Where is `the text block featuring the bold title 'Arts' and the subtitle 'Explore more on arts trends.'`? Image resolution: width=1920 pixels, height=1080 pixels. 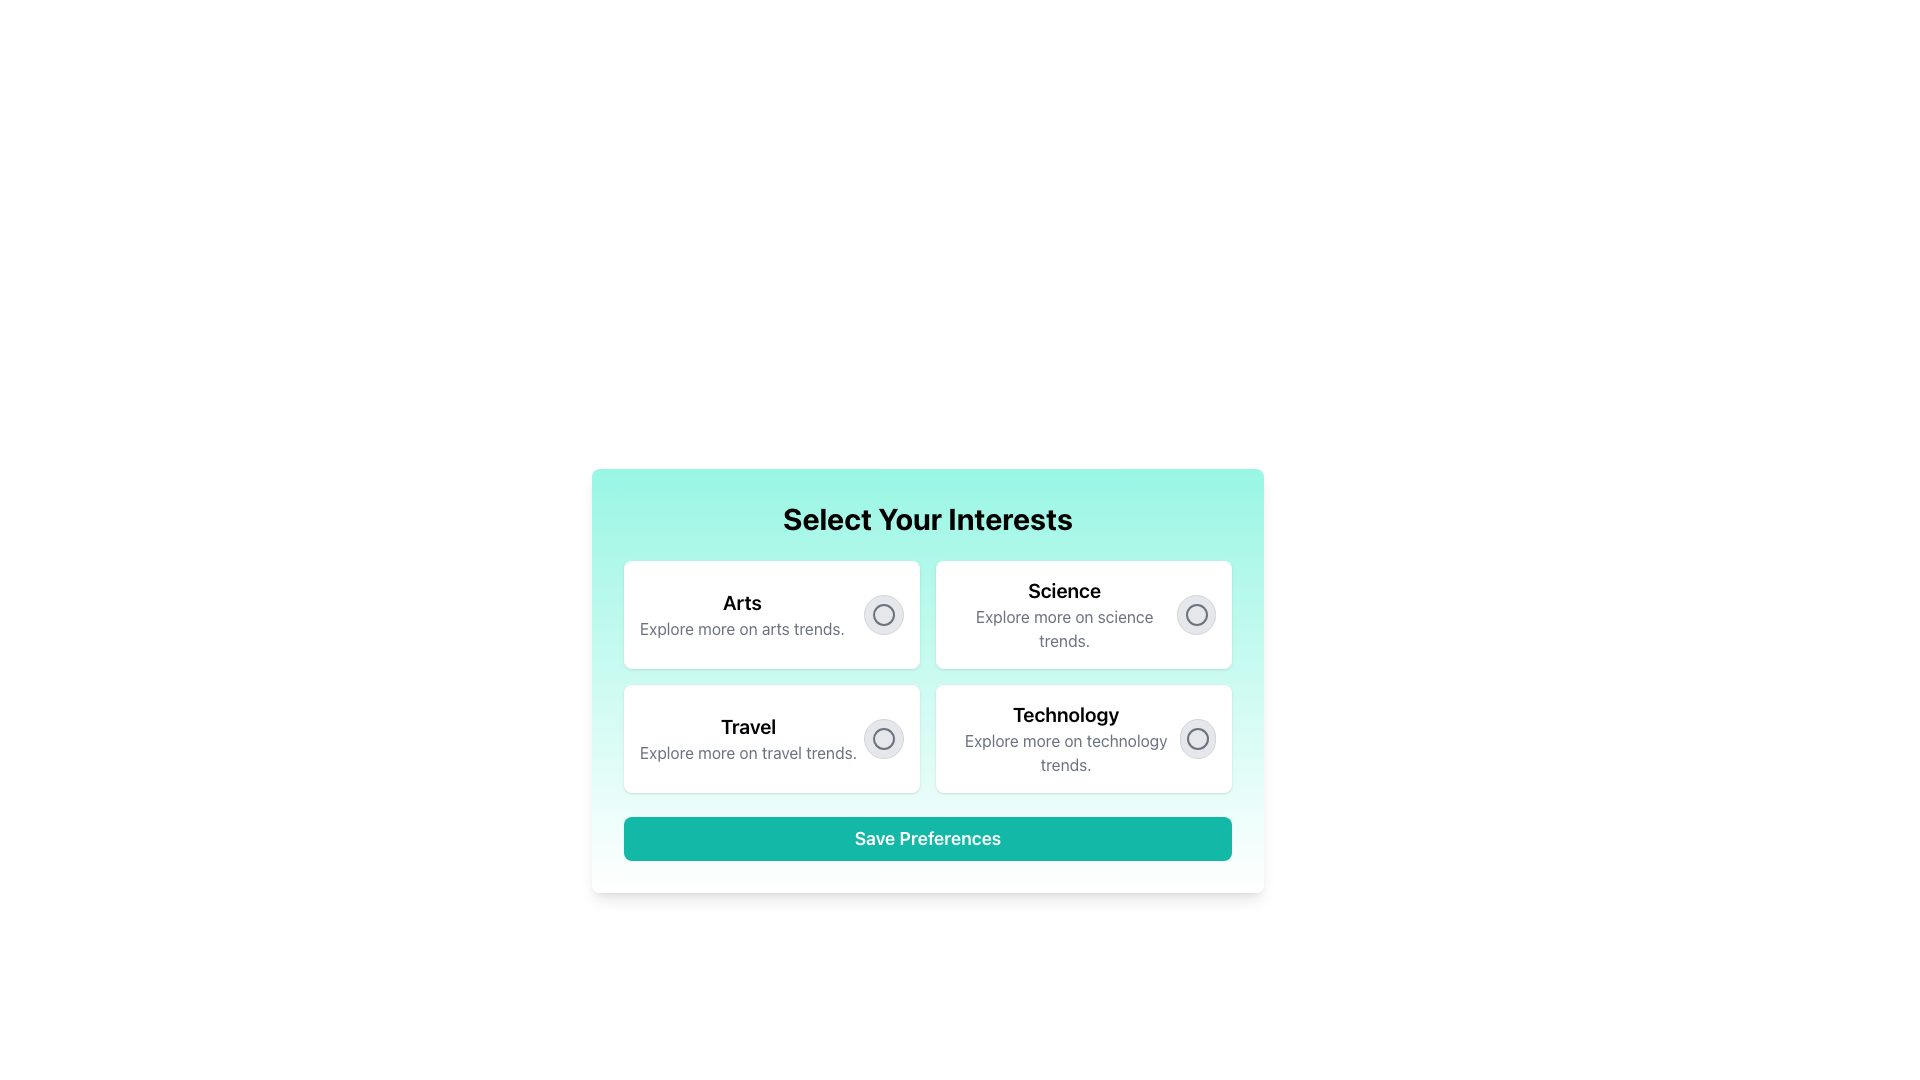 the text block featuring the bold title 'Arts' and the subtitle 'Explore more on arts trends.' is located at coordinates (741, 613).